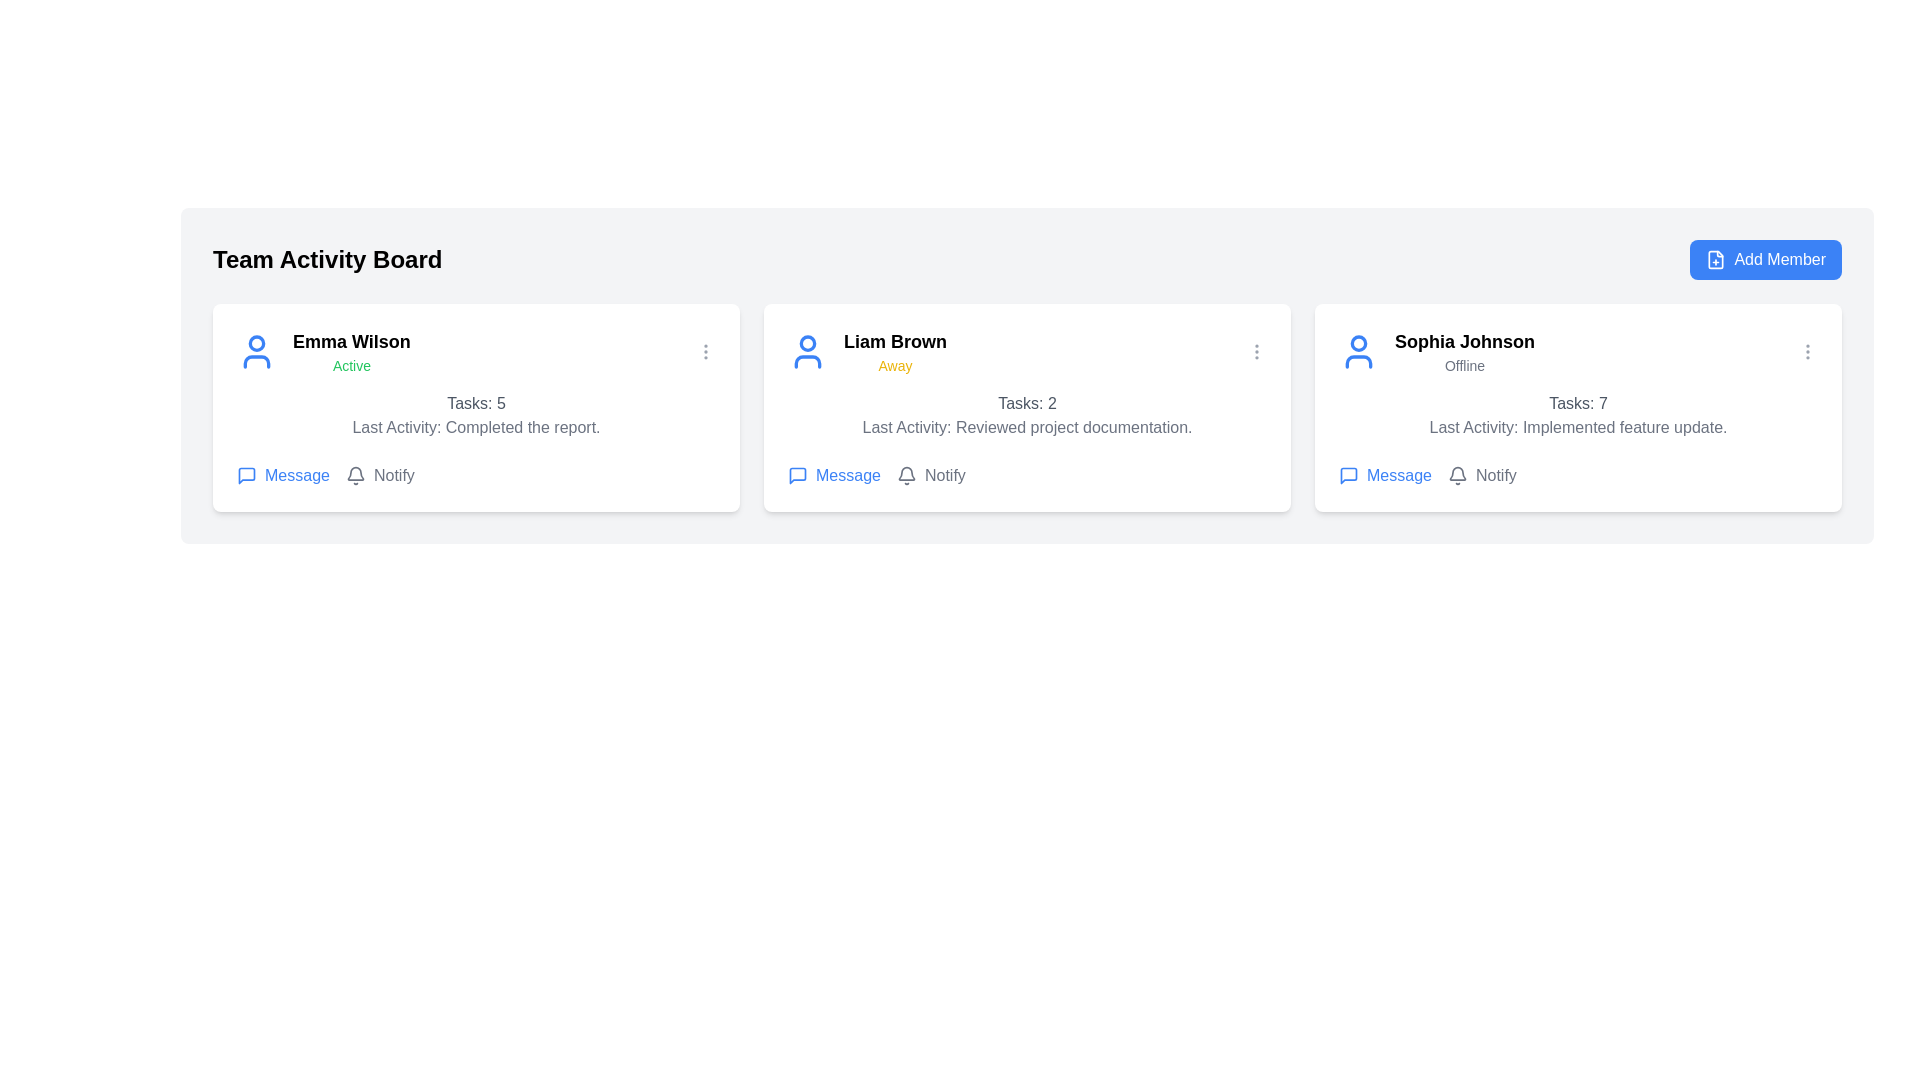 The image size is (1920, 1080). Describe the element at coordinates (1435, 350) in the screenshot. I see `the Profile Information Display for user 'Sophia Johnson'` at that location.